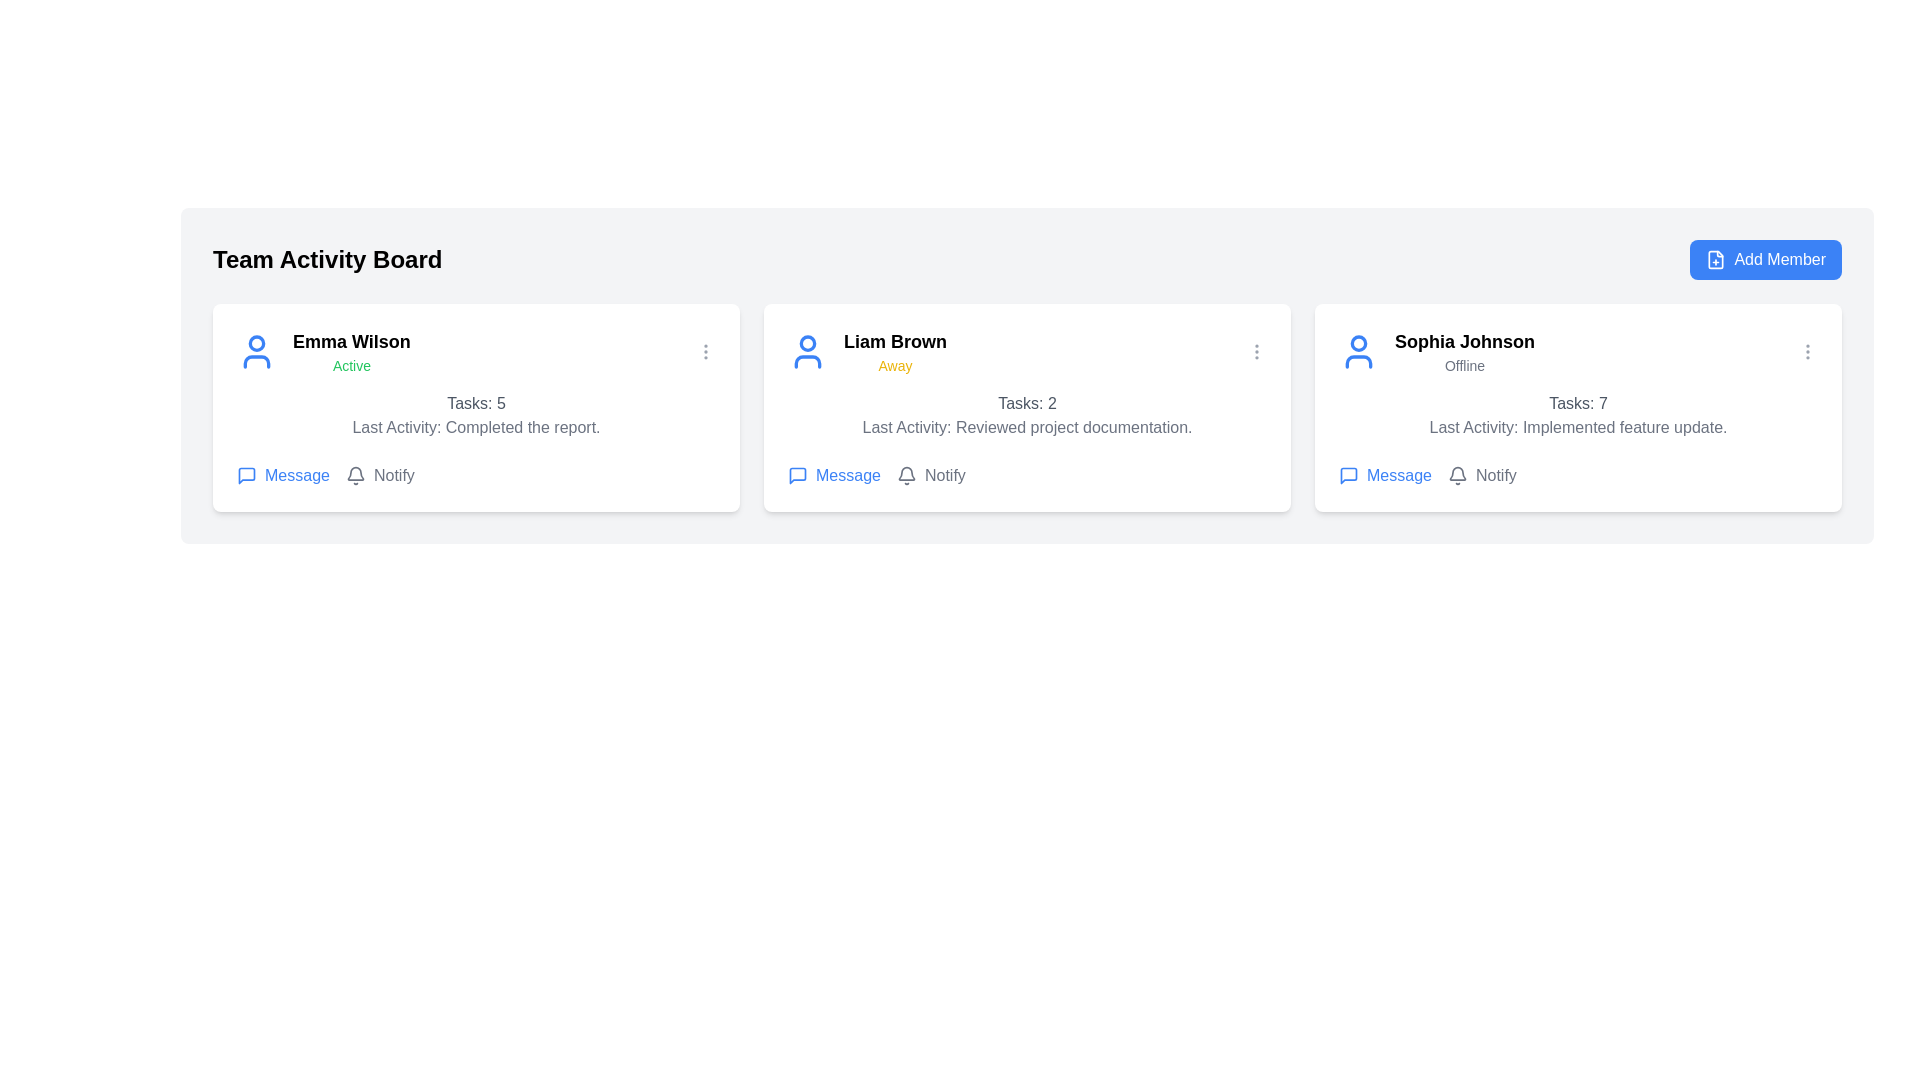 The image size is (1920, 1080). Describe the element at coordinates (1435, 350) in the screenshot. I see `the Profile Information Display for user 'Sophia Johnson'` at that location.